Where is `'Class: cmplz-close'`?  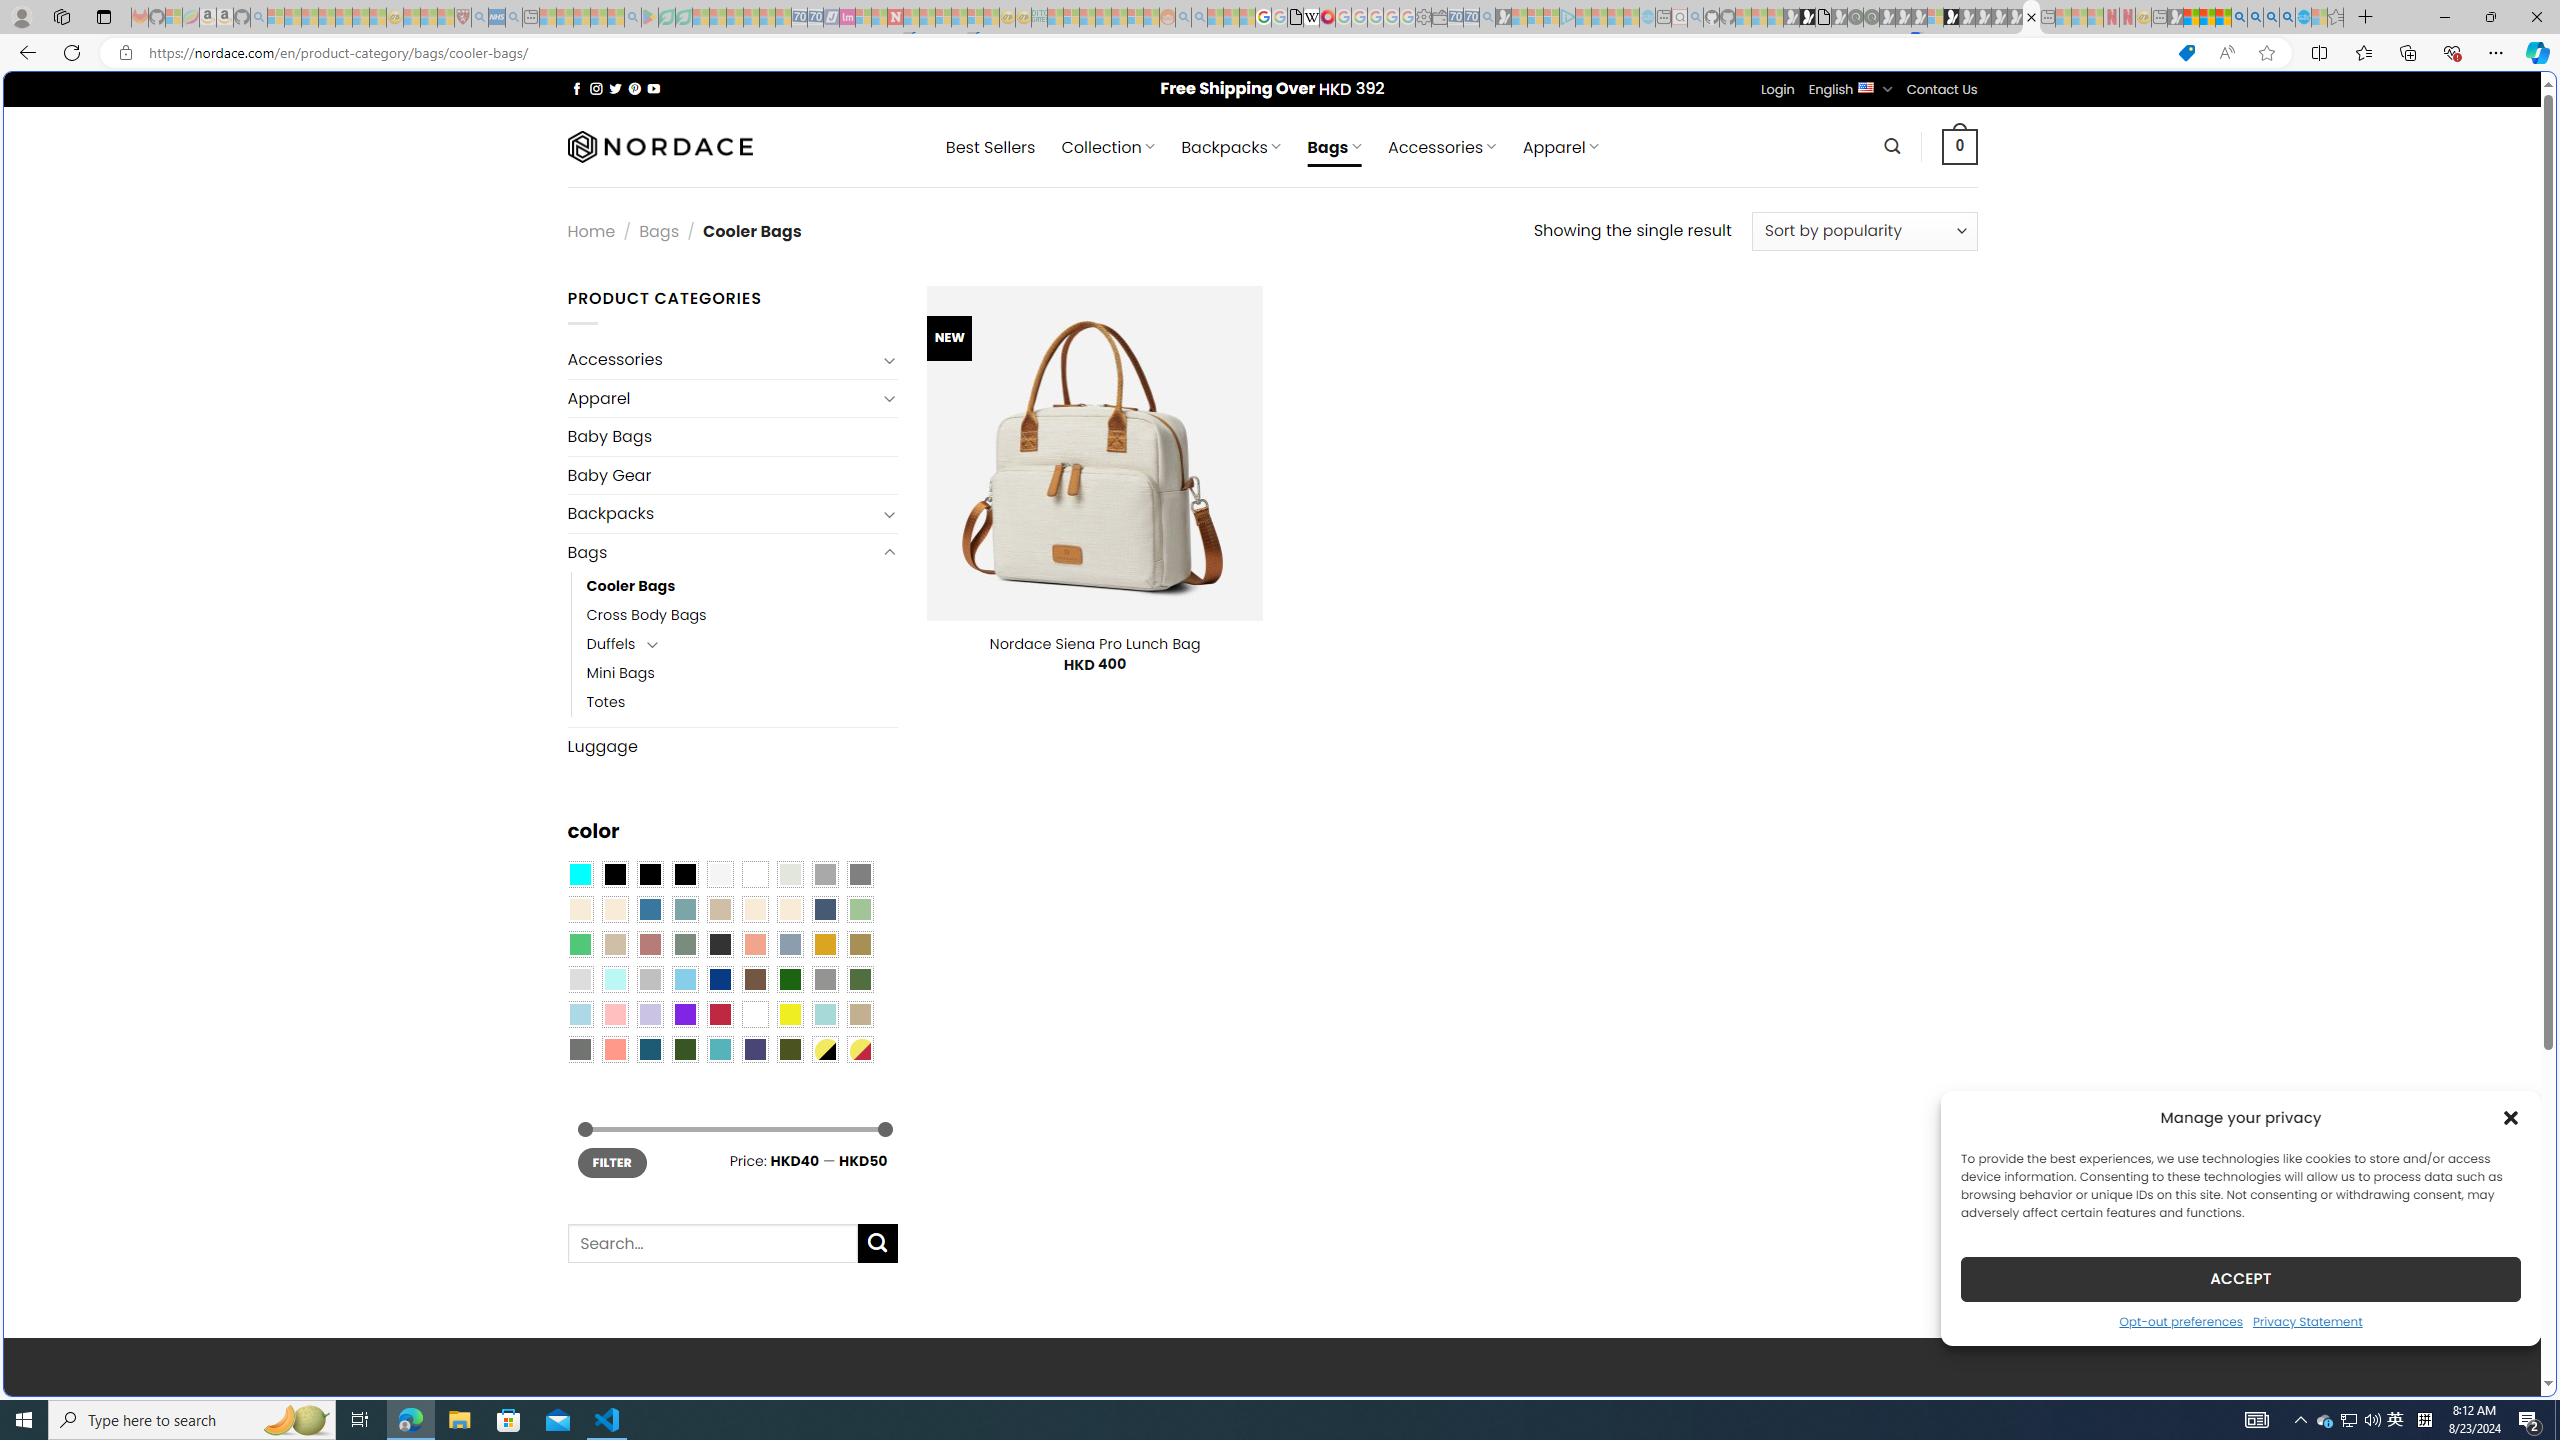 'Class: cmplz-close' is located at coordinates (2511, 1117).